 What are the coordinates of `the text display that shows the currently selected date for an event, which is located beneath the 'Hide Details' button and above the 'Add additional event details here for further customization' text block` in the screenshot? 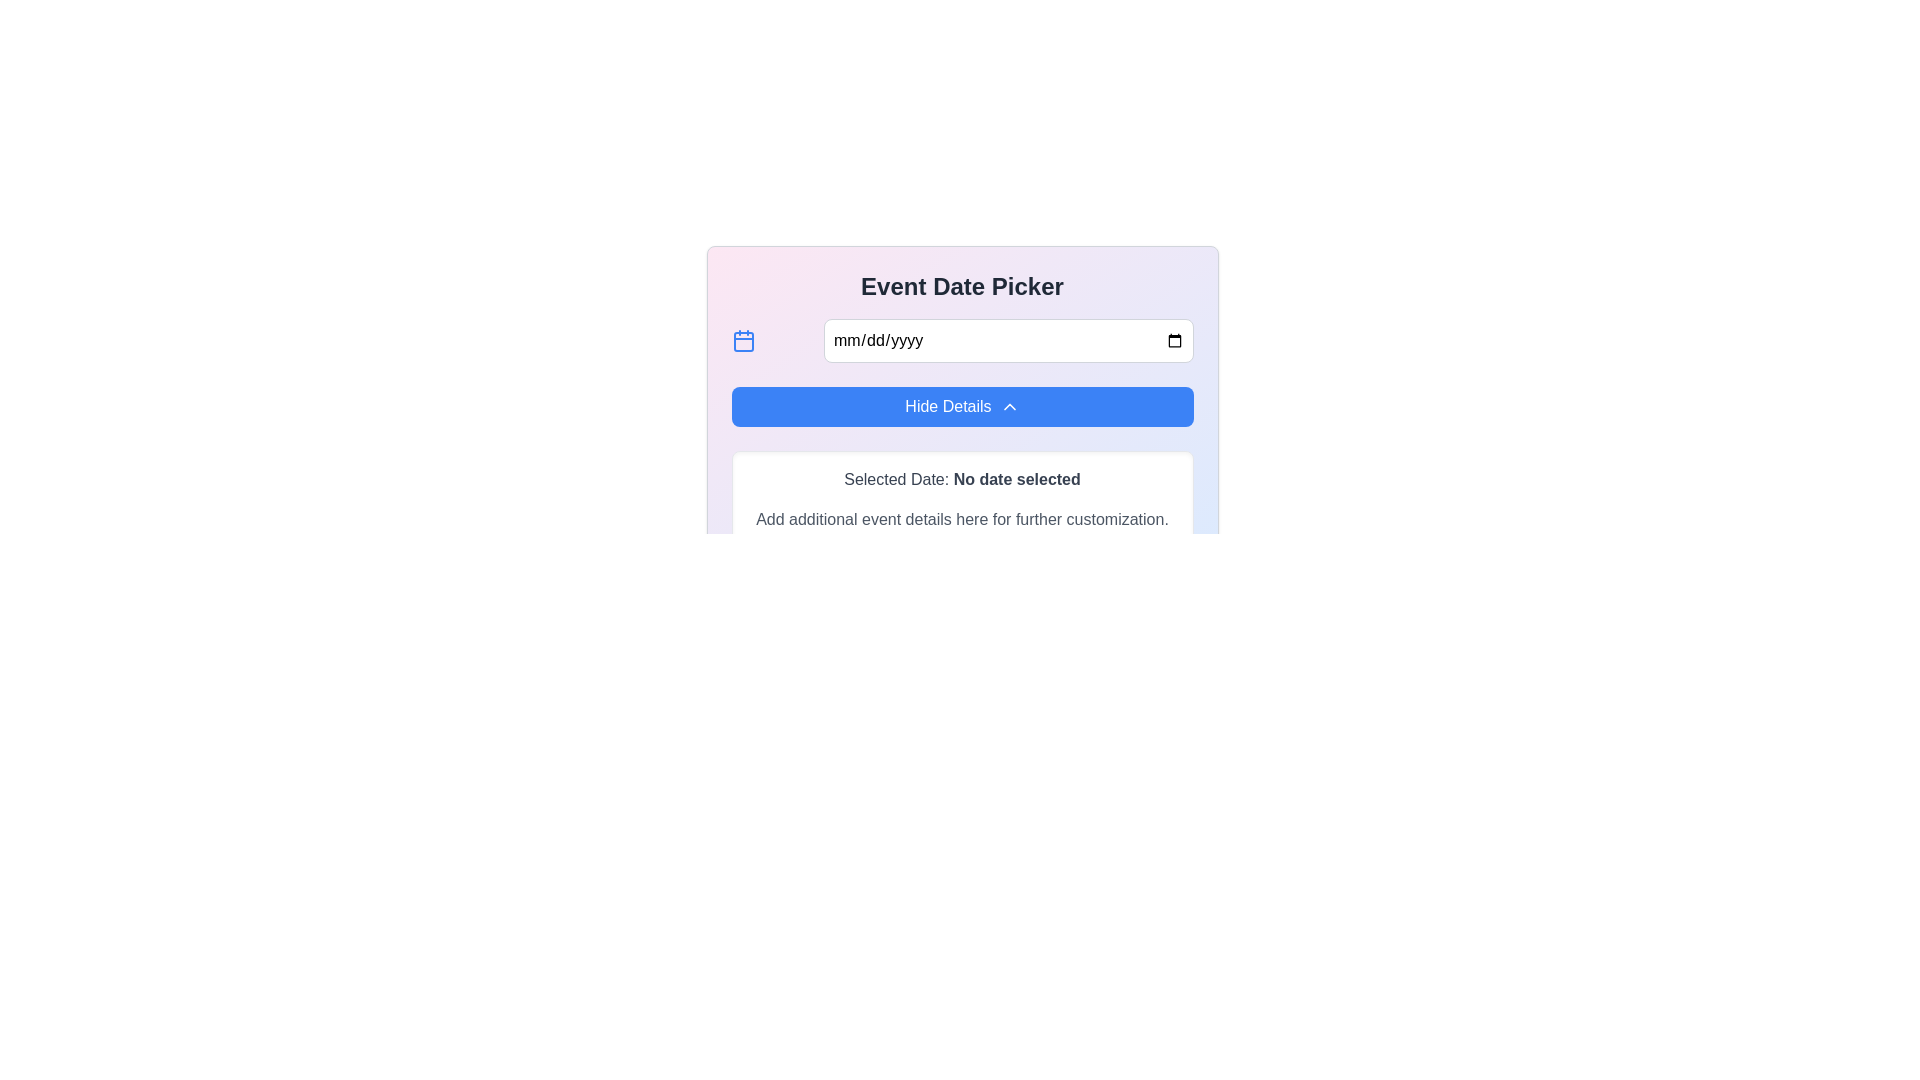 It's located at (962, 479).